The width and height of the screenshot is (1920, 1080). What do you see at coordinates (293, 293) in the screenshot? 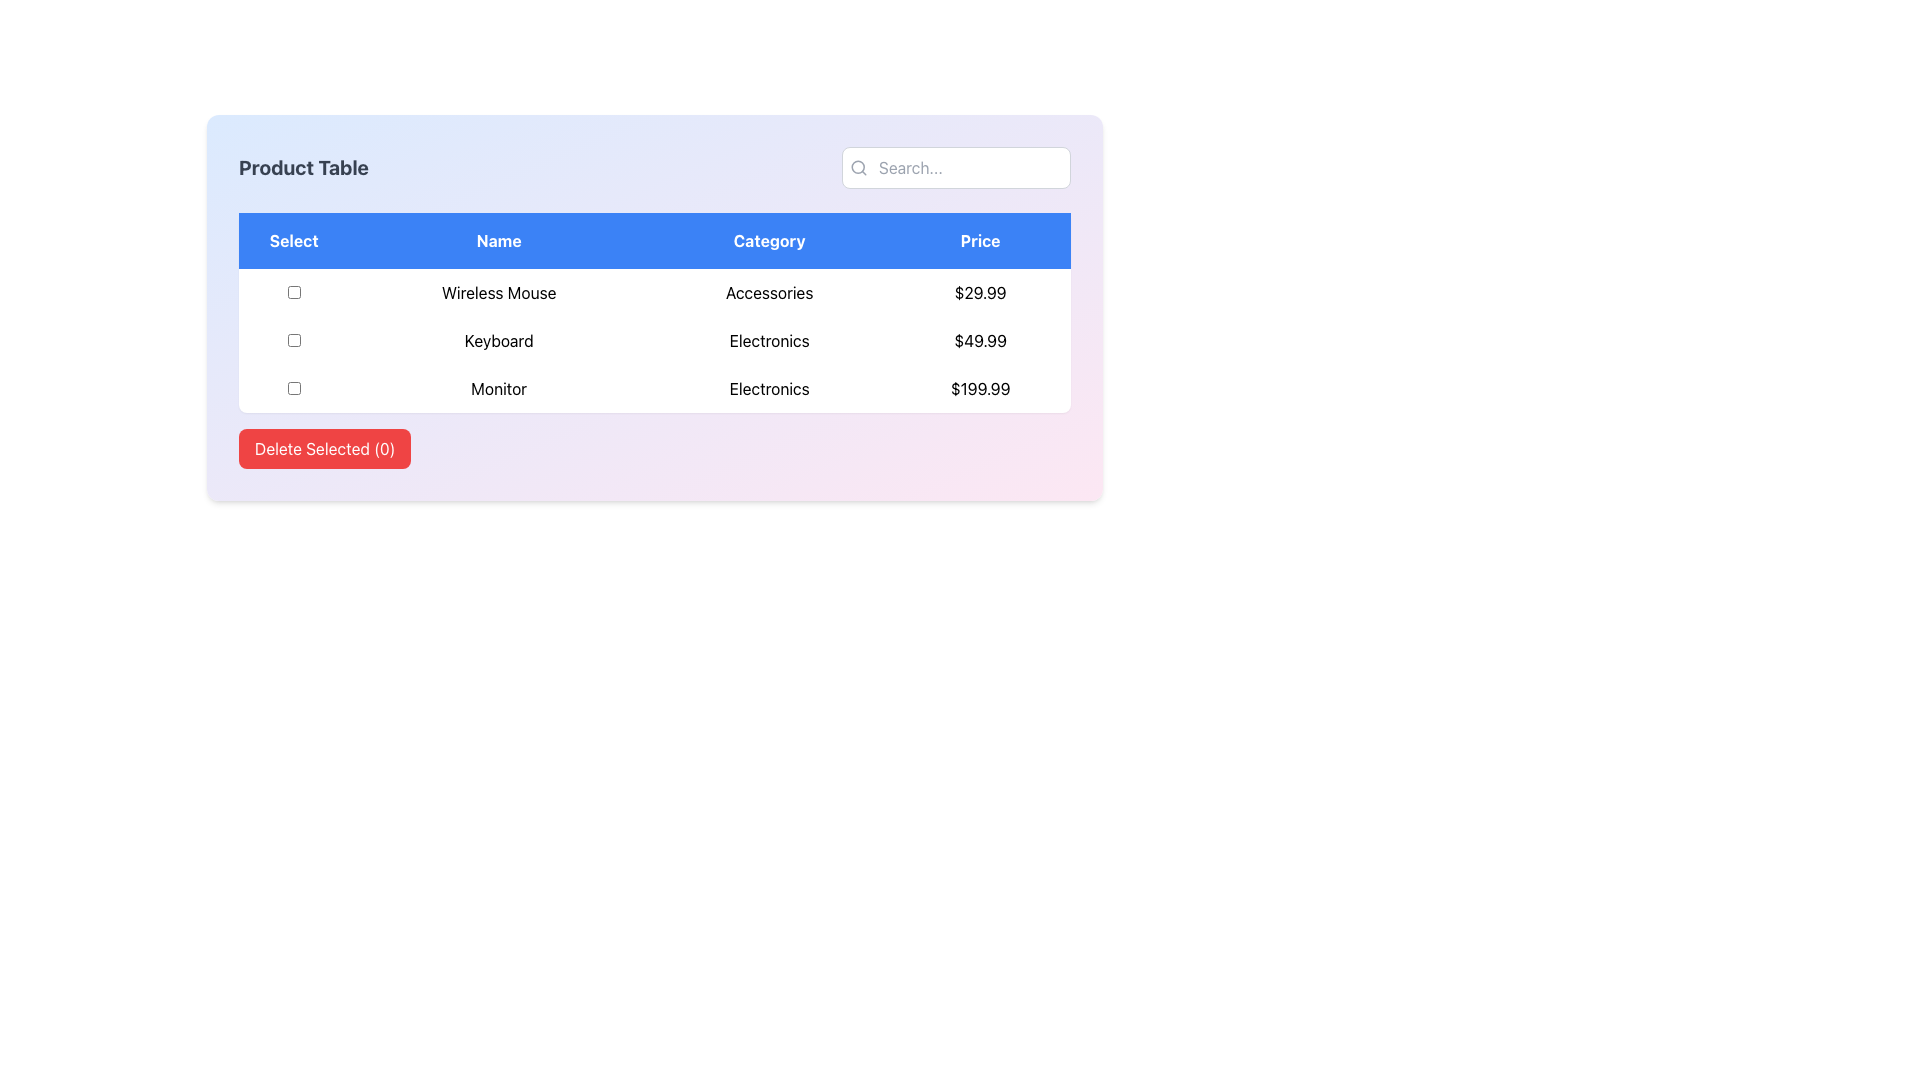
I see `the first checkbox in the 'Select' column of the product table for 'Wireless Mouse'` at bounding box center [293, 293].